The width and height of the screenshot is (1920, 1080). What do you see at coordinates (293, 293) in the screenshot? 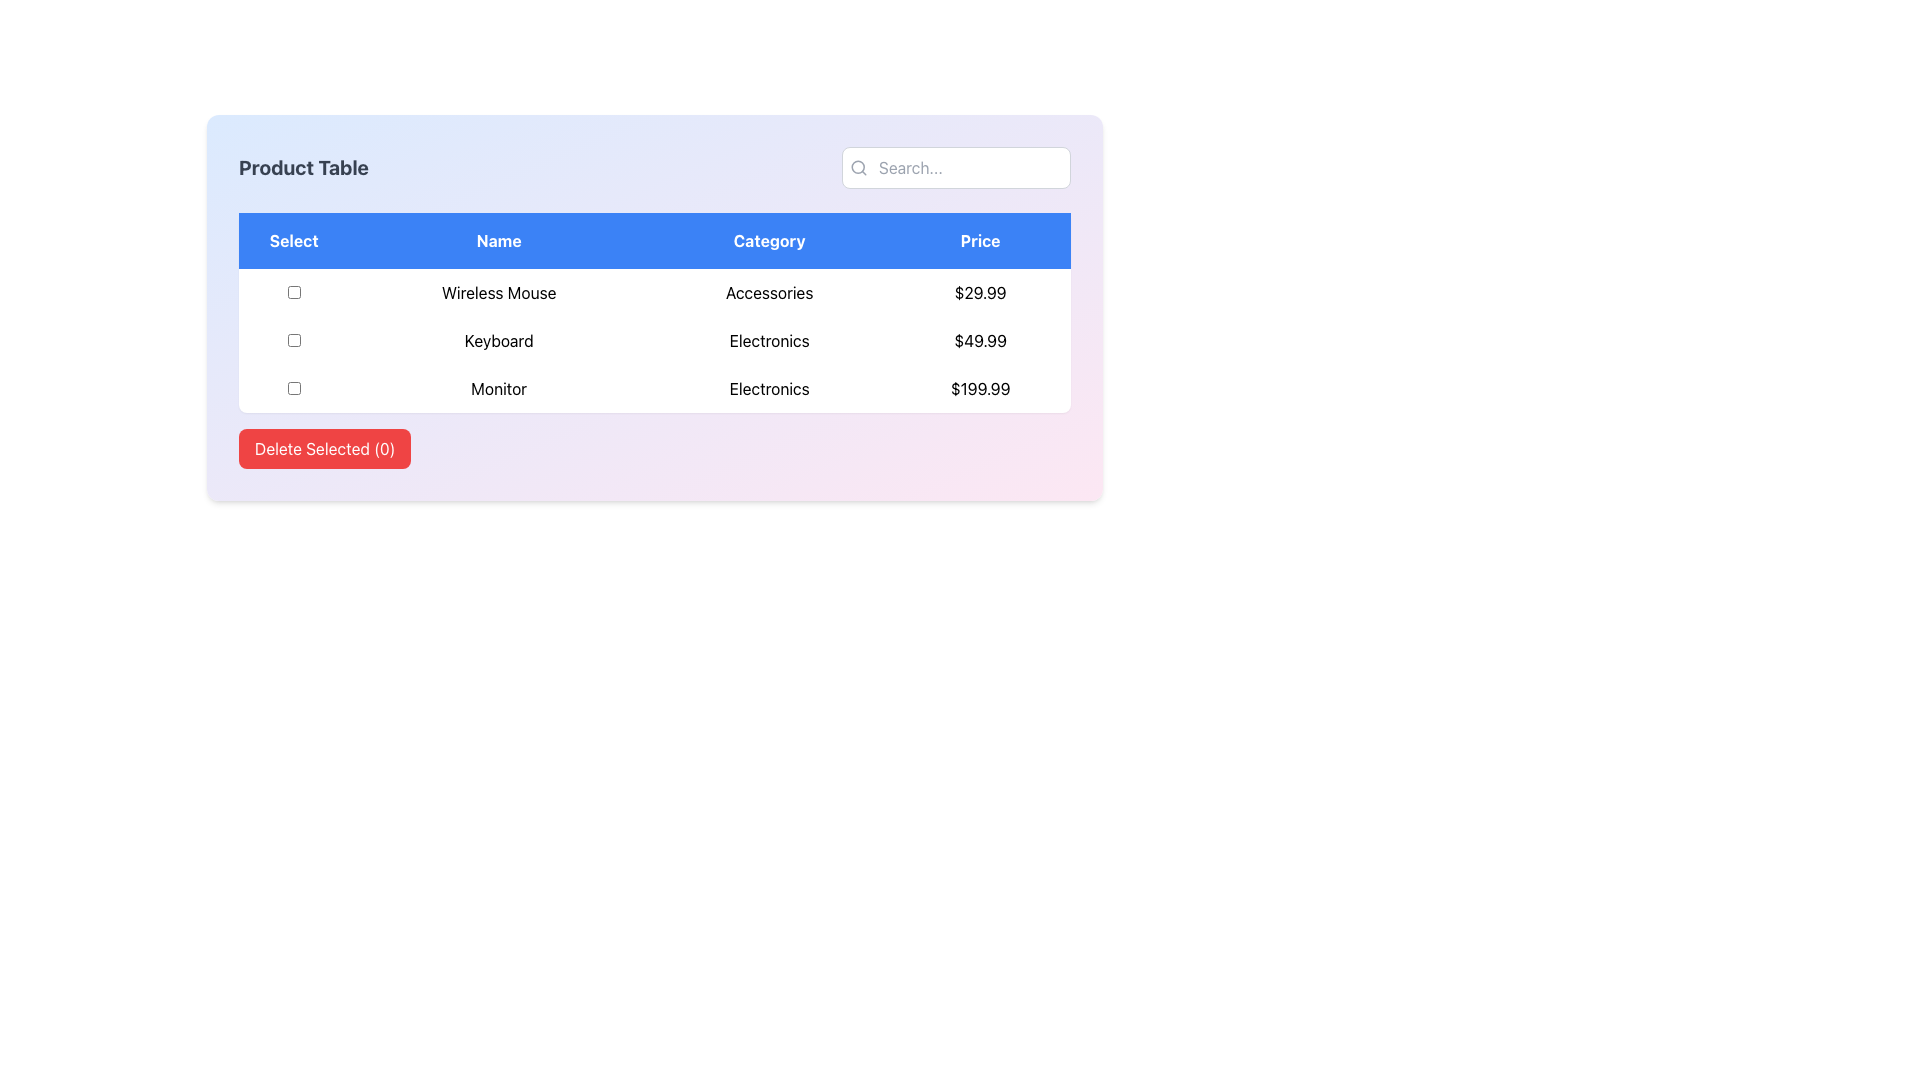
I see `the first checkbox in the 'Select' column of the product table for 'Wireless Mouse'` at bounding box center [293, 293].